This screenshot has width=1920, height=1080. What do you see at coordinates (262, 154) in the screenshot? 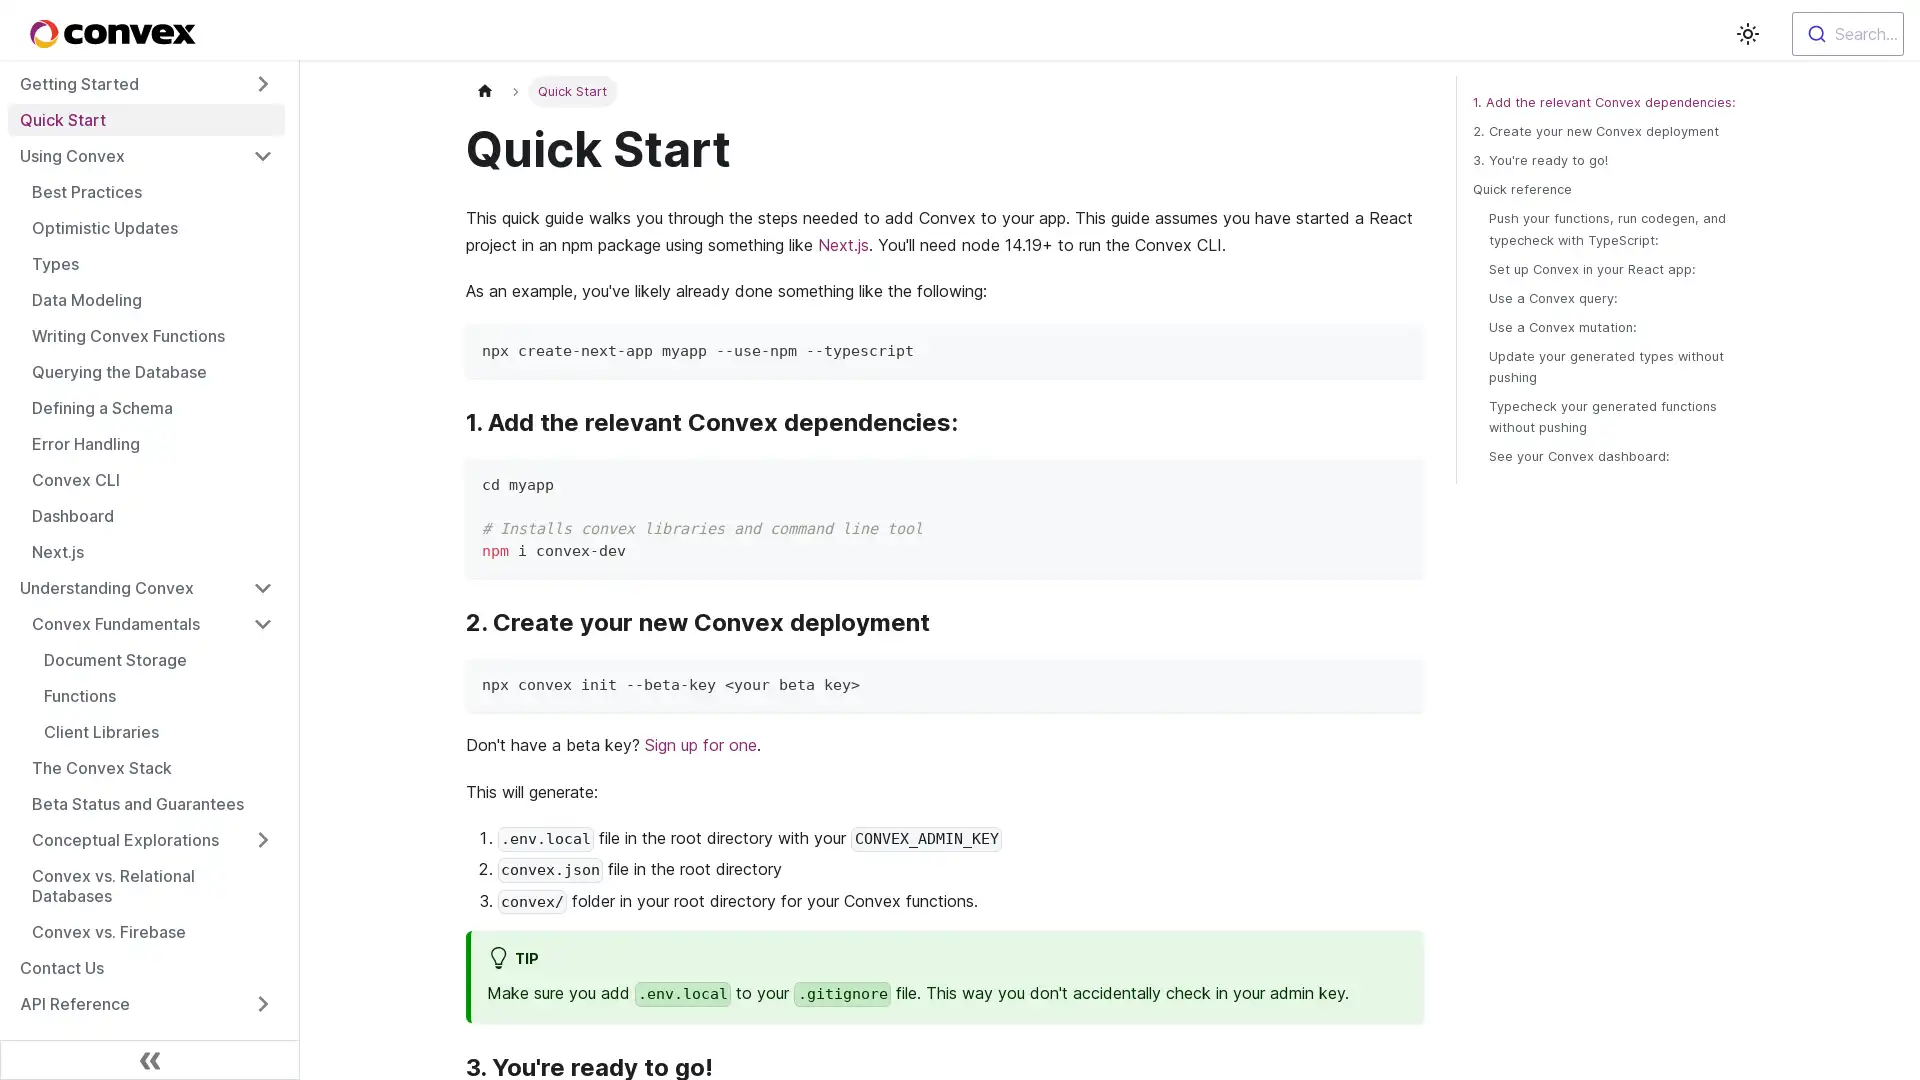
I see `Toggle the collapsible sidebar category 'Using Convex'` at bounding box center [262, 154].